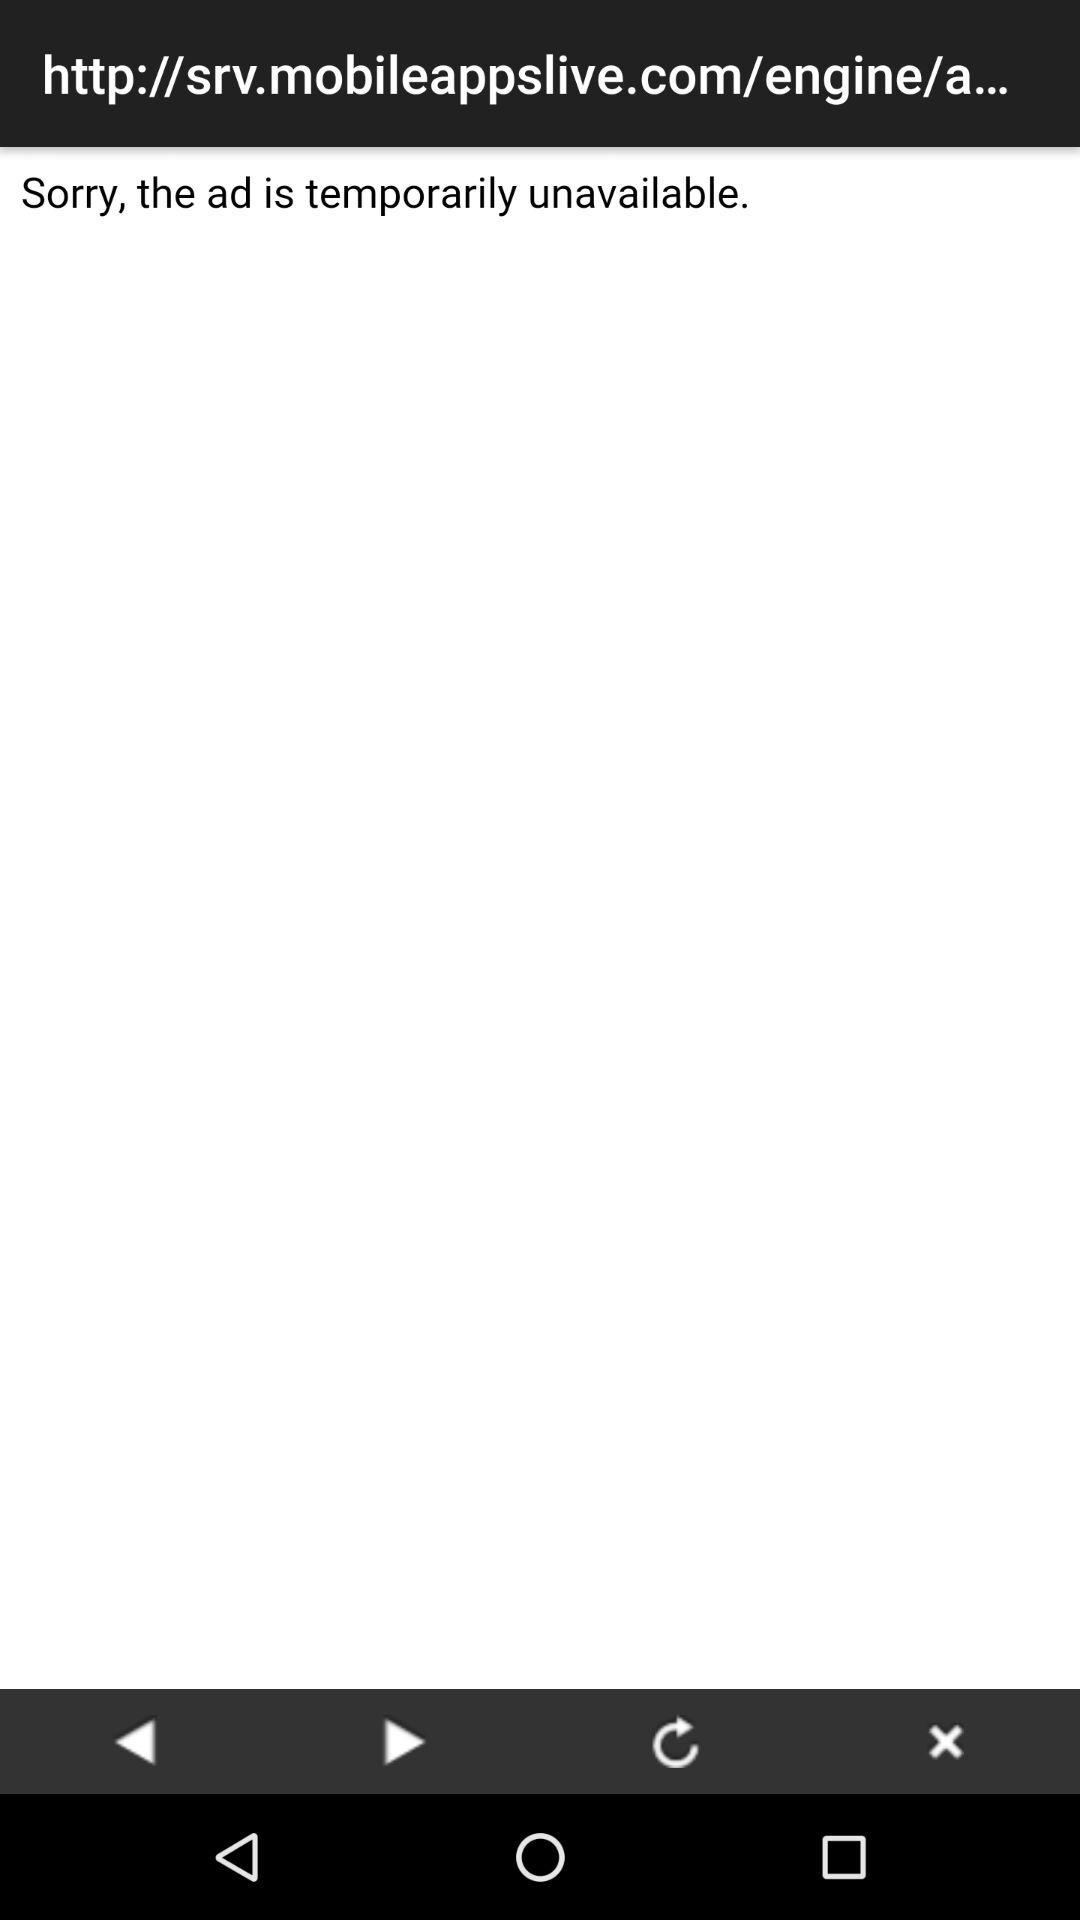  I want to click on the arrow_backward icon, so click(135, 1862).